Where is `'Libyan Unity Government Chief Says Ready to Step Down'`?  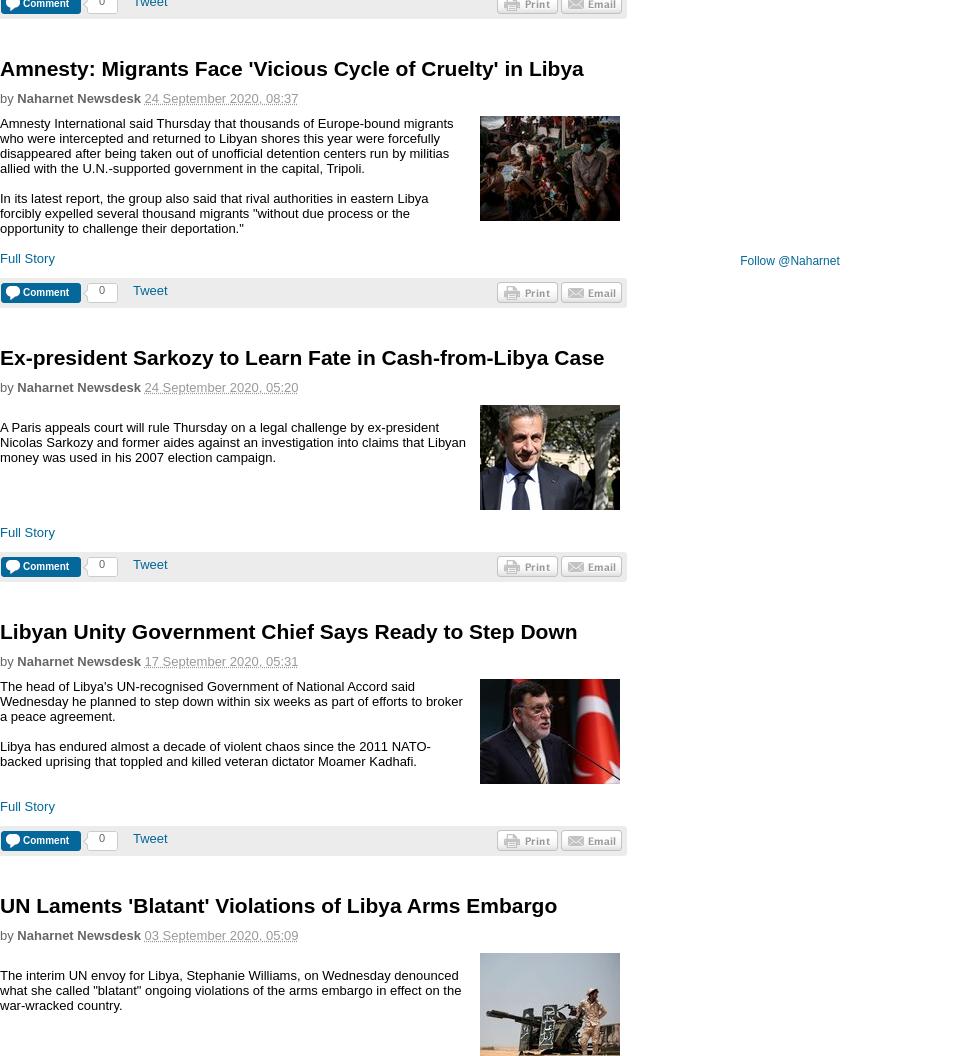
'Libyan Unity Government Chief Says Ready to Step Down' is located at coordinates (0, 630).